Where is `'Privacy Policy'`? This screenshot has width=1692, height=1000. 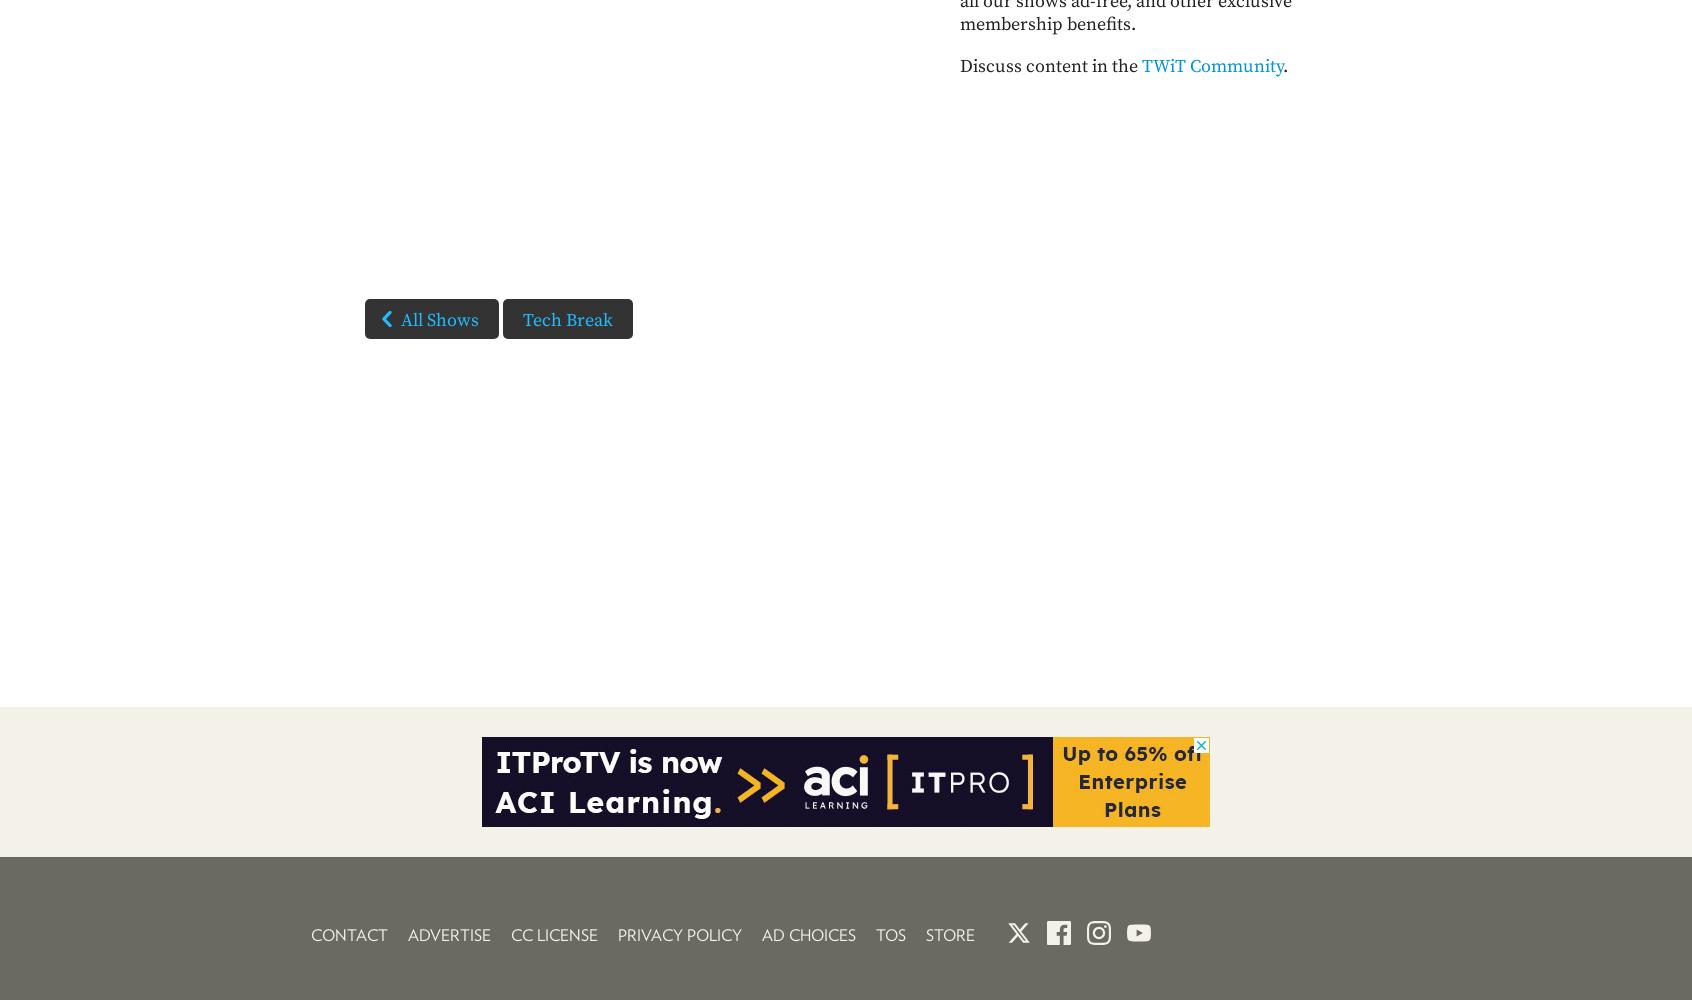
'Privacy Policy' is located at coordinates (616, 935).